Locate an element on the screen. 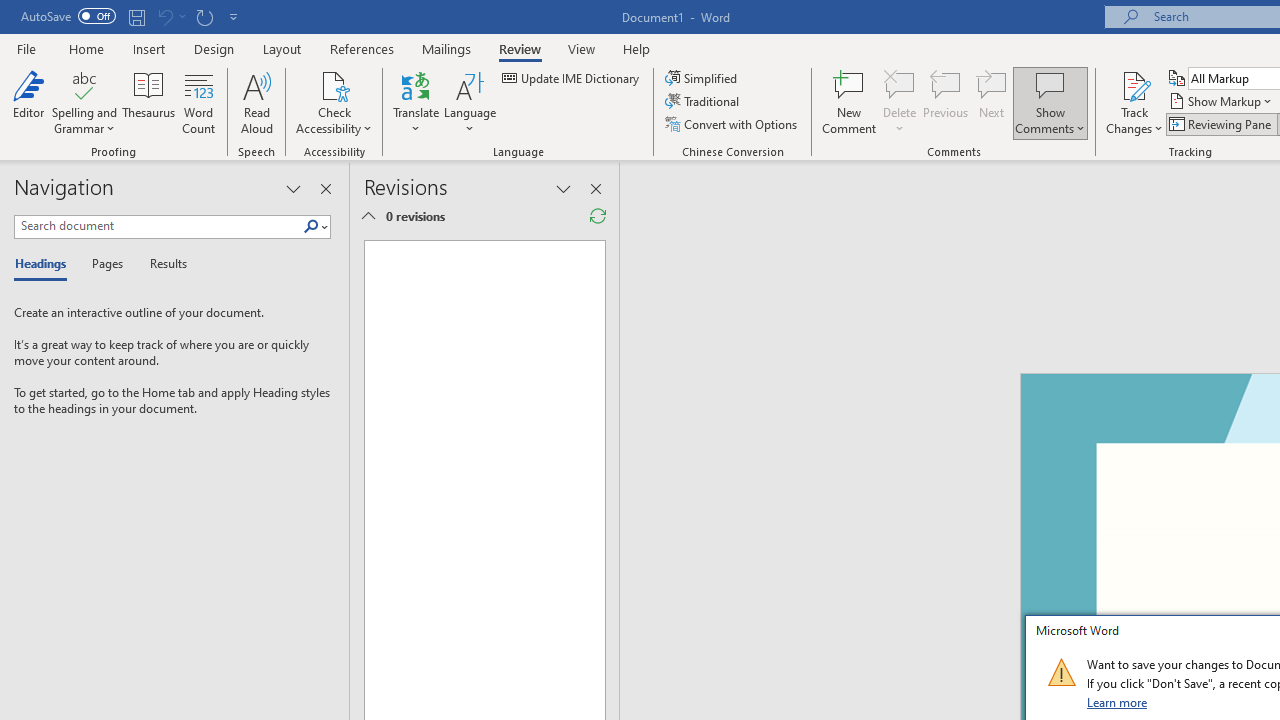 This screenshot has width=1280, height=720. 'Search document' is located at coordinates (157, 225).